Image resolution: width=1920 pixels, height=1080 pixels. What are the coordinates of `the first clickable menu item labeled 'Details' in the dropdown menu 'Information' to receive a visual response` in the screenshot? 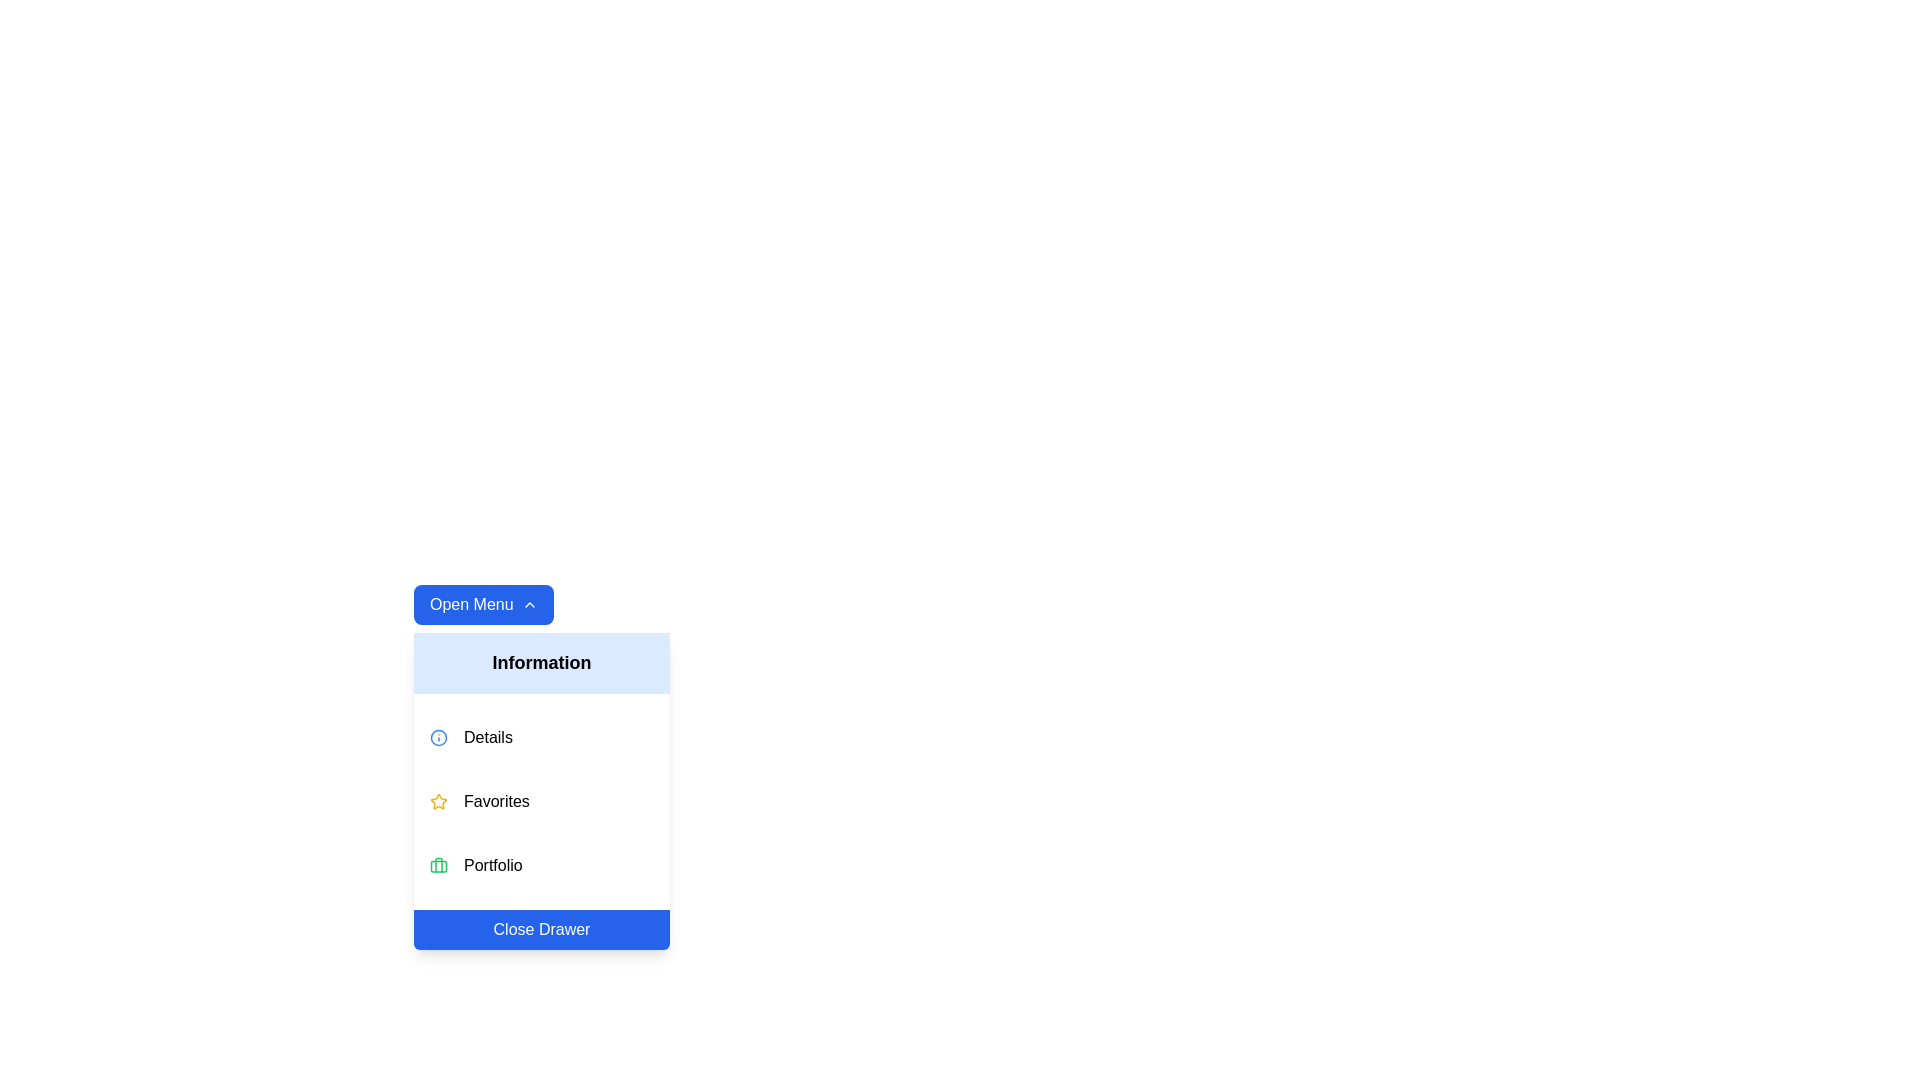 It's located at (542, 737).